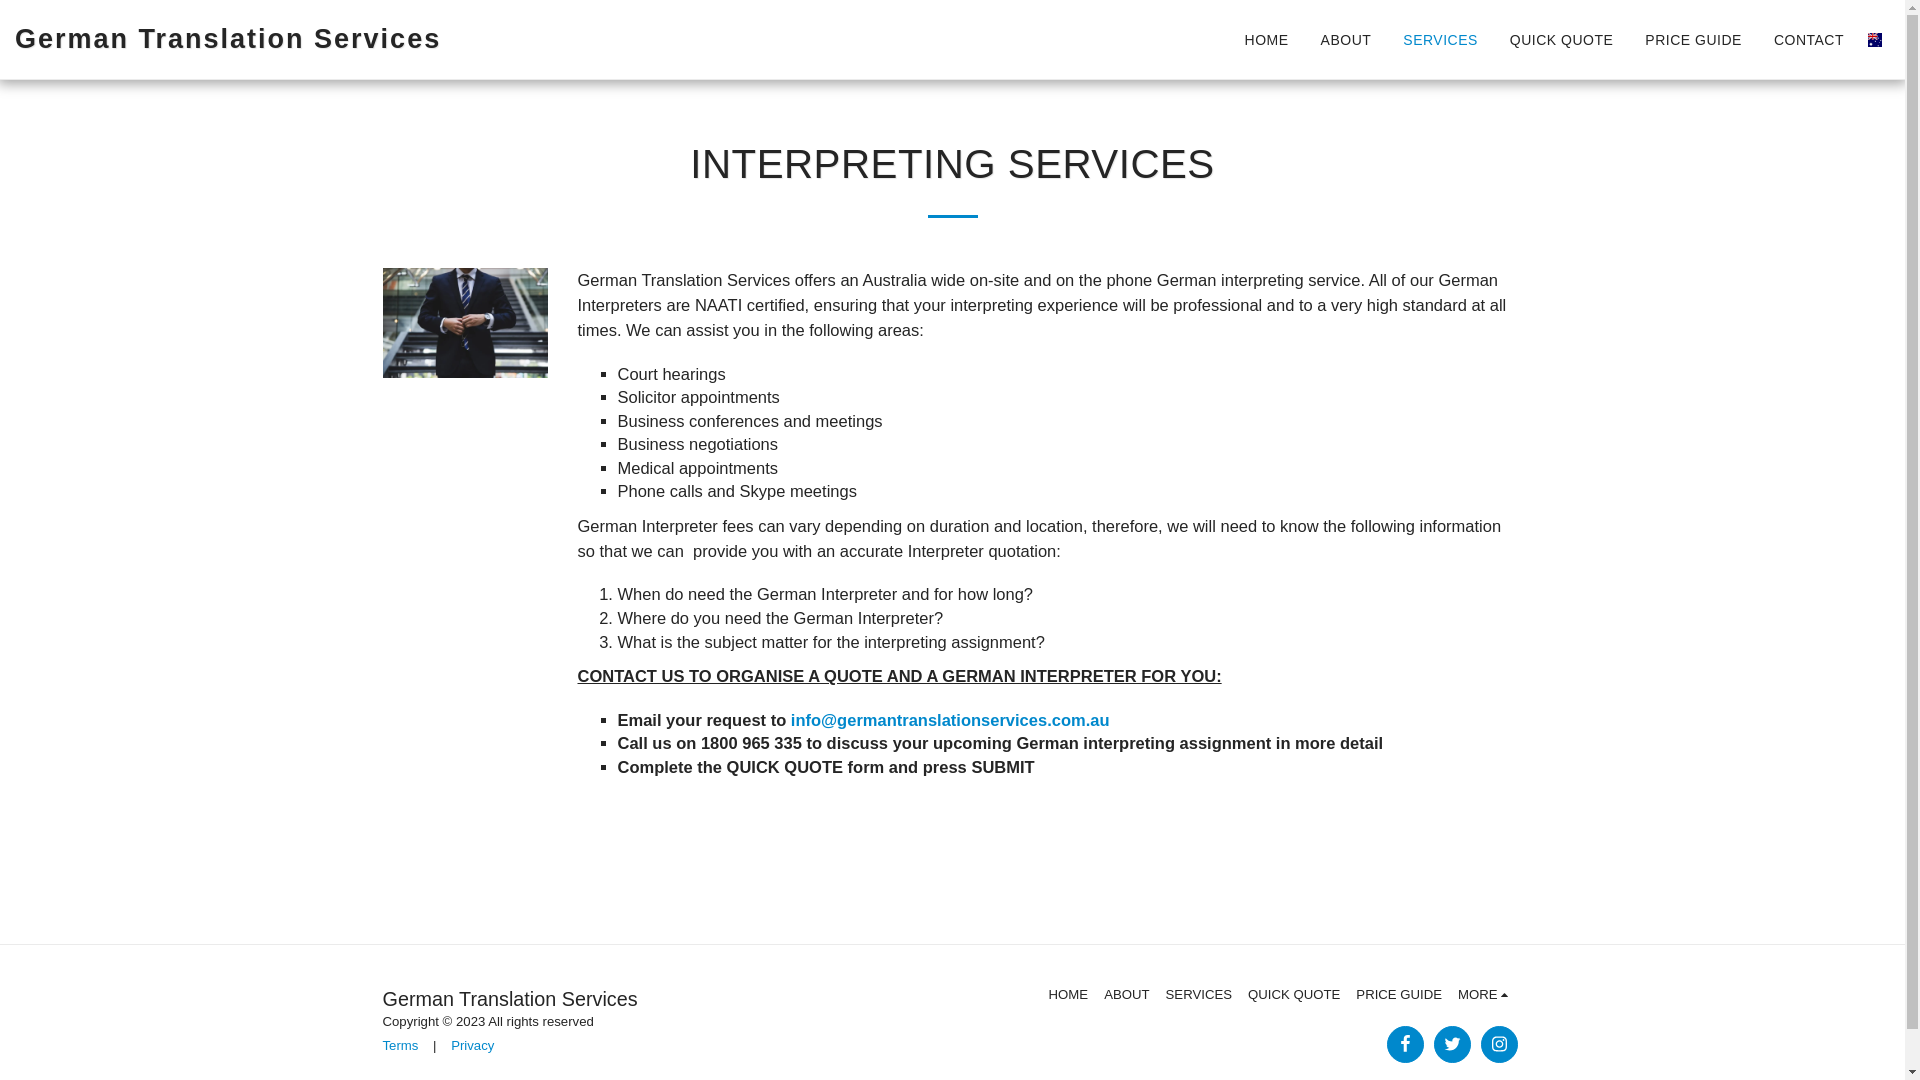 The image size is (1920, 1080). I want to click on 'German Translation Services', so click(227, 39).